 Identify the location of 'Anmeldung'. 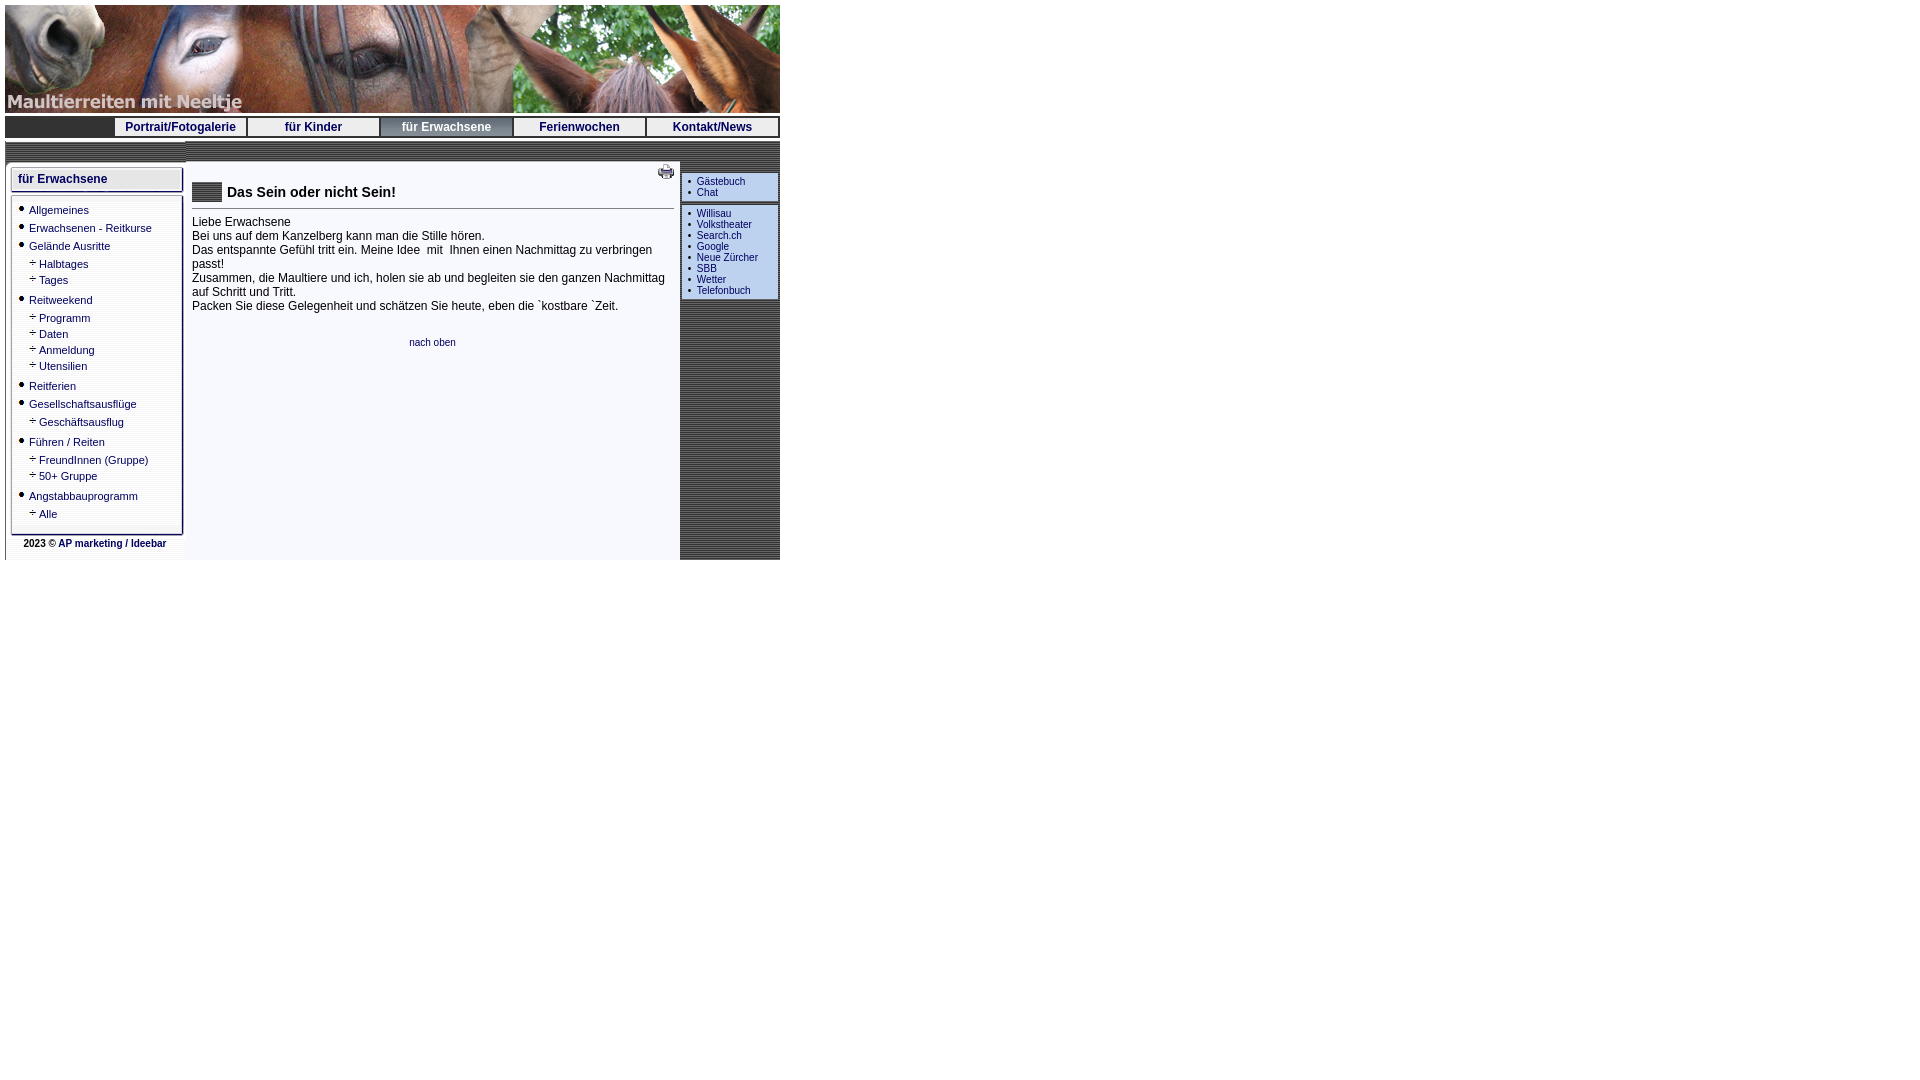
(67, 349).